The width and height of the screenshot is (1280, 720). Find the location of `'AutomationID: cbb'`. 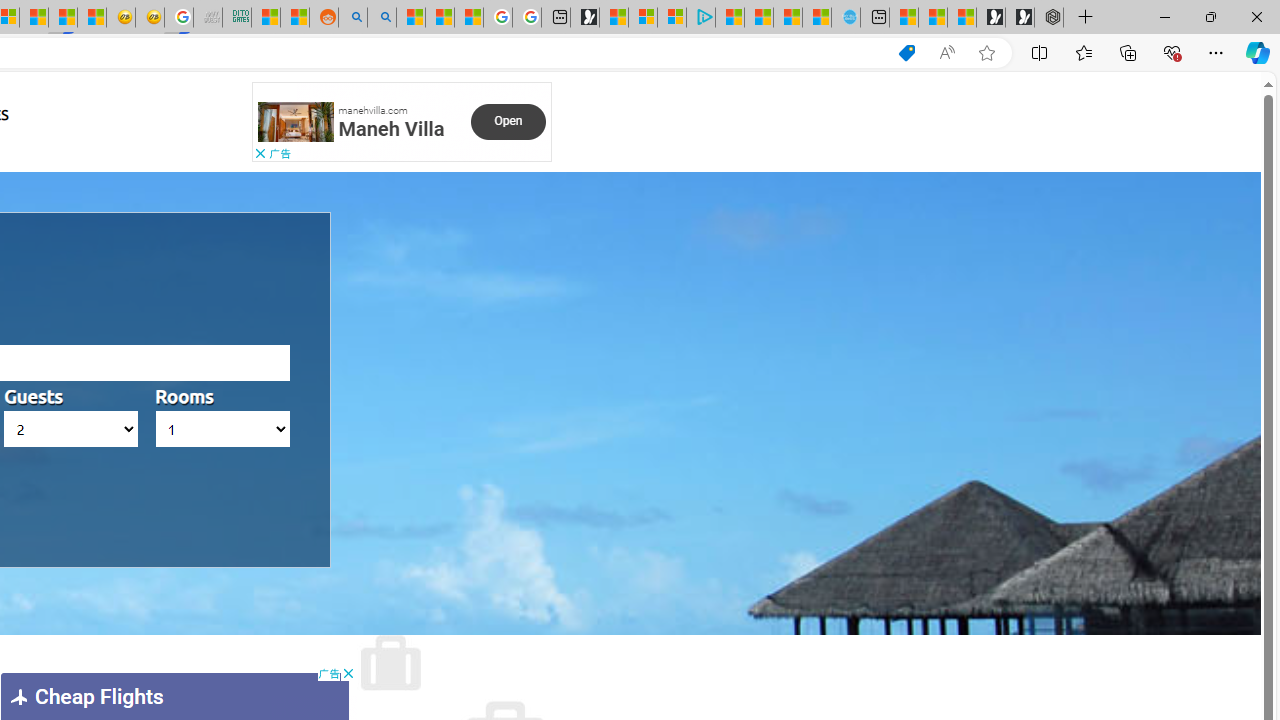

'AutomationID: cbb' is located at coordinates (348, 673).